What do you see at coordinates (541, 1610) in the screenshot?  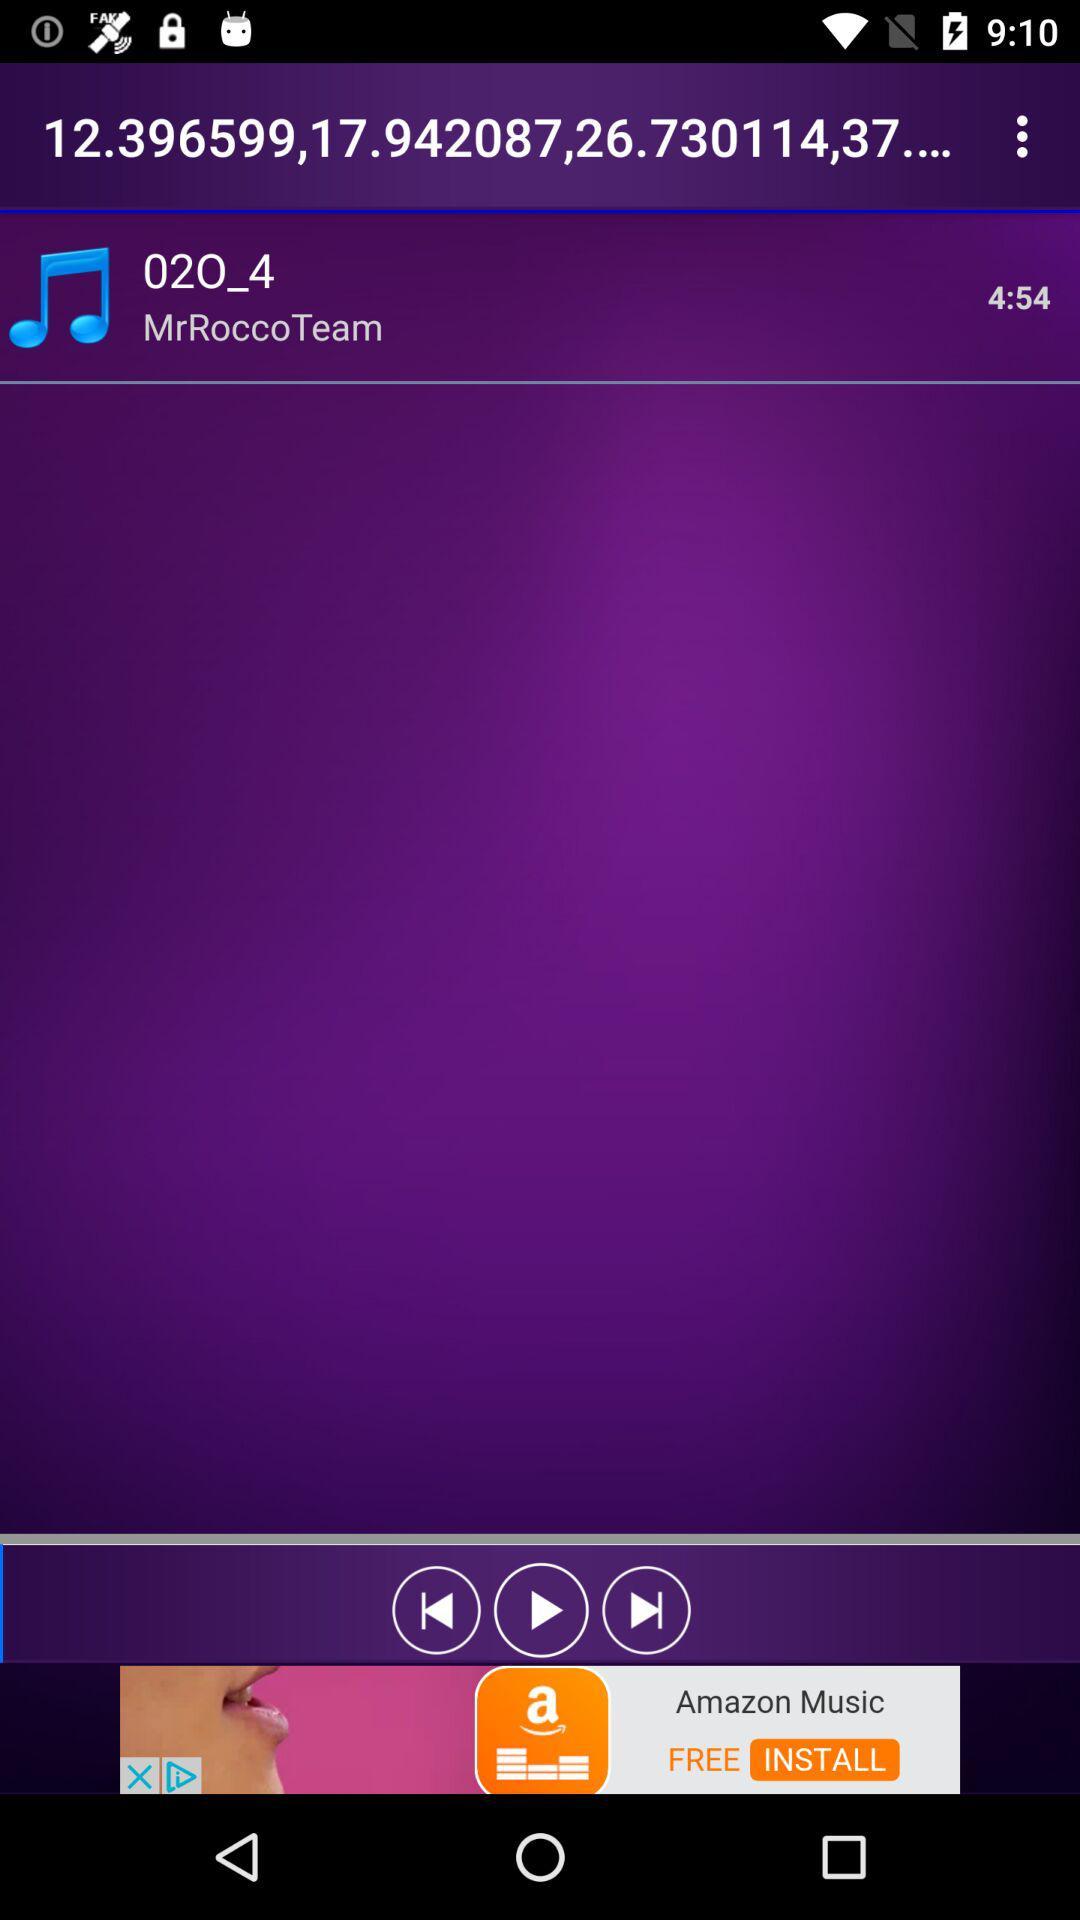 I see `the play icon` at bounding box center [541, 1610].